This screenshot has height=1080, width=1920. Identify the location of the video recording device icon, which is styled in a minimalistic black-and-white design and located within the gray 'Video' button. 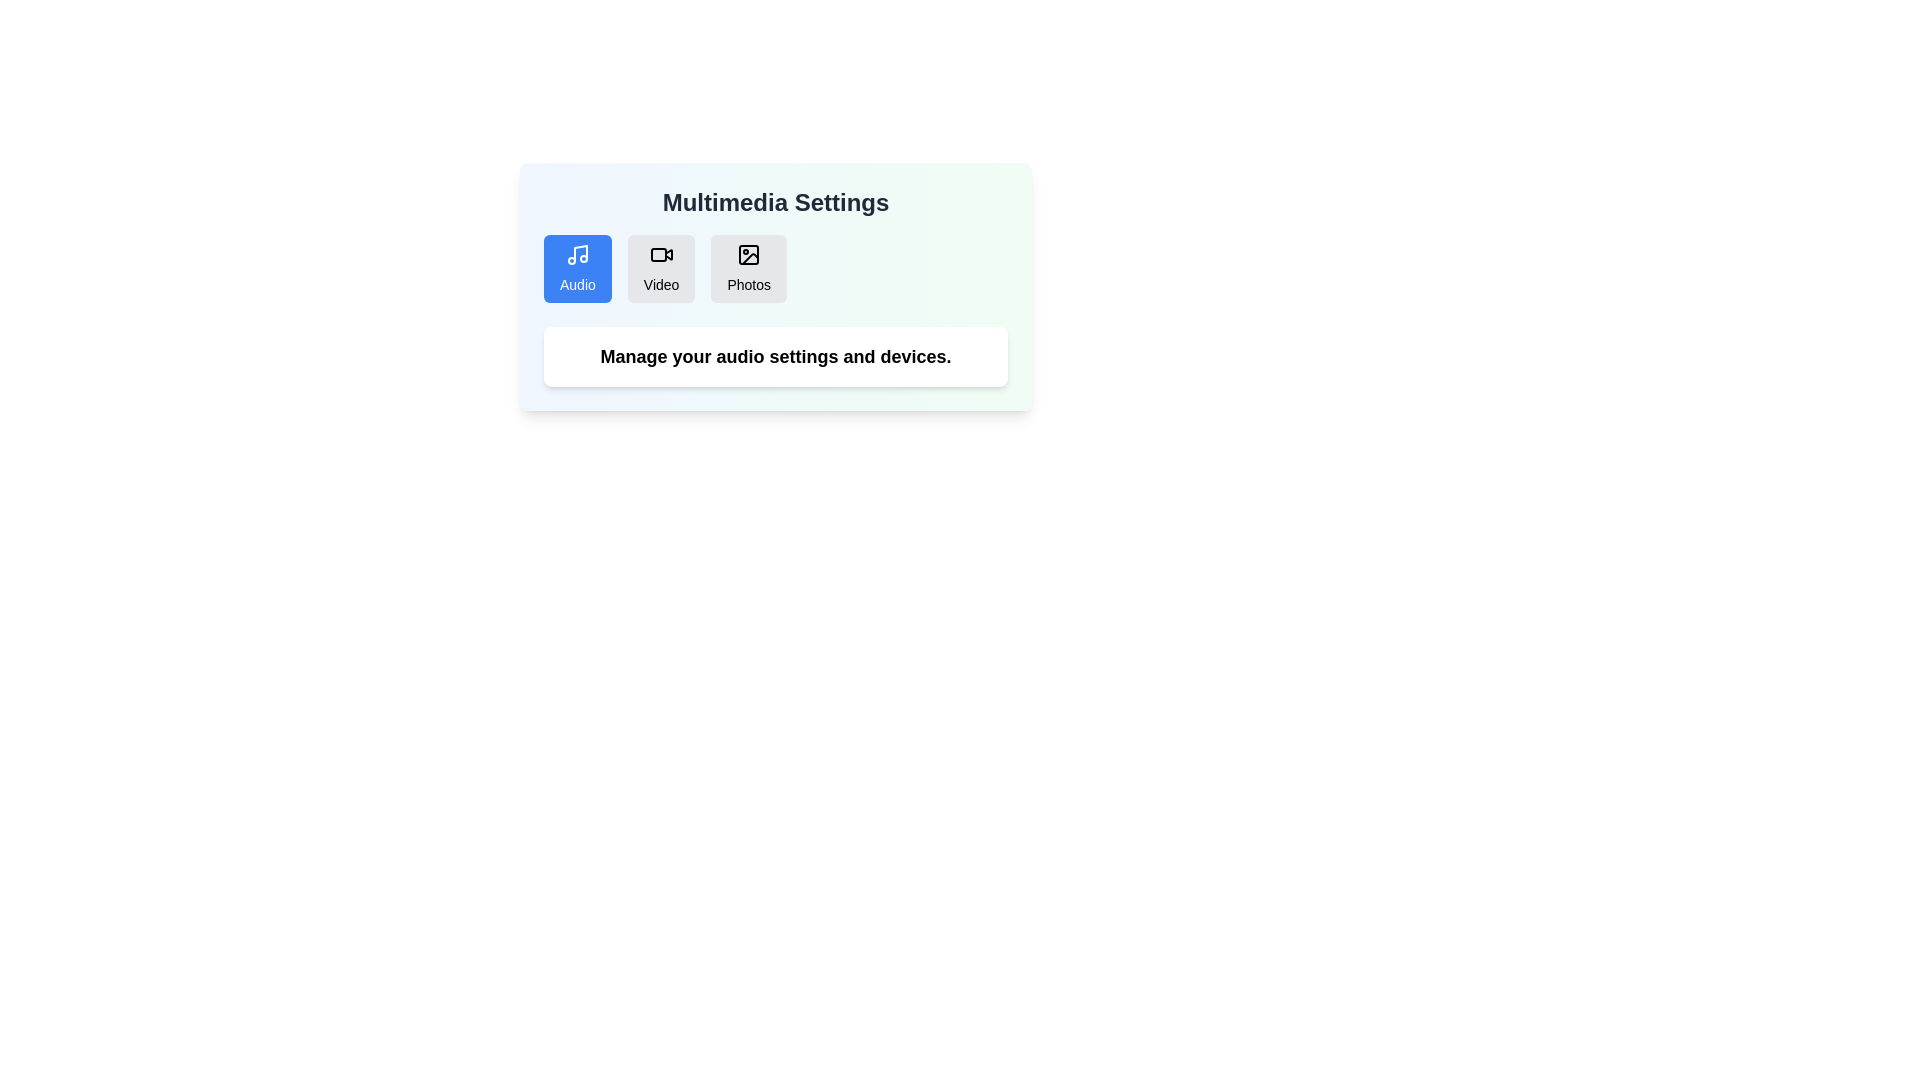
(661, 253).